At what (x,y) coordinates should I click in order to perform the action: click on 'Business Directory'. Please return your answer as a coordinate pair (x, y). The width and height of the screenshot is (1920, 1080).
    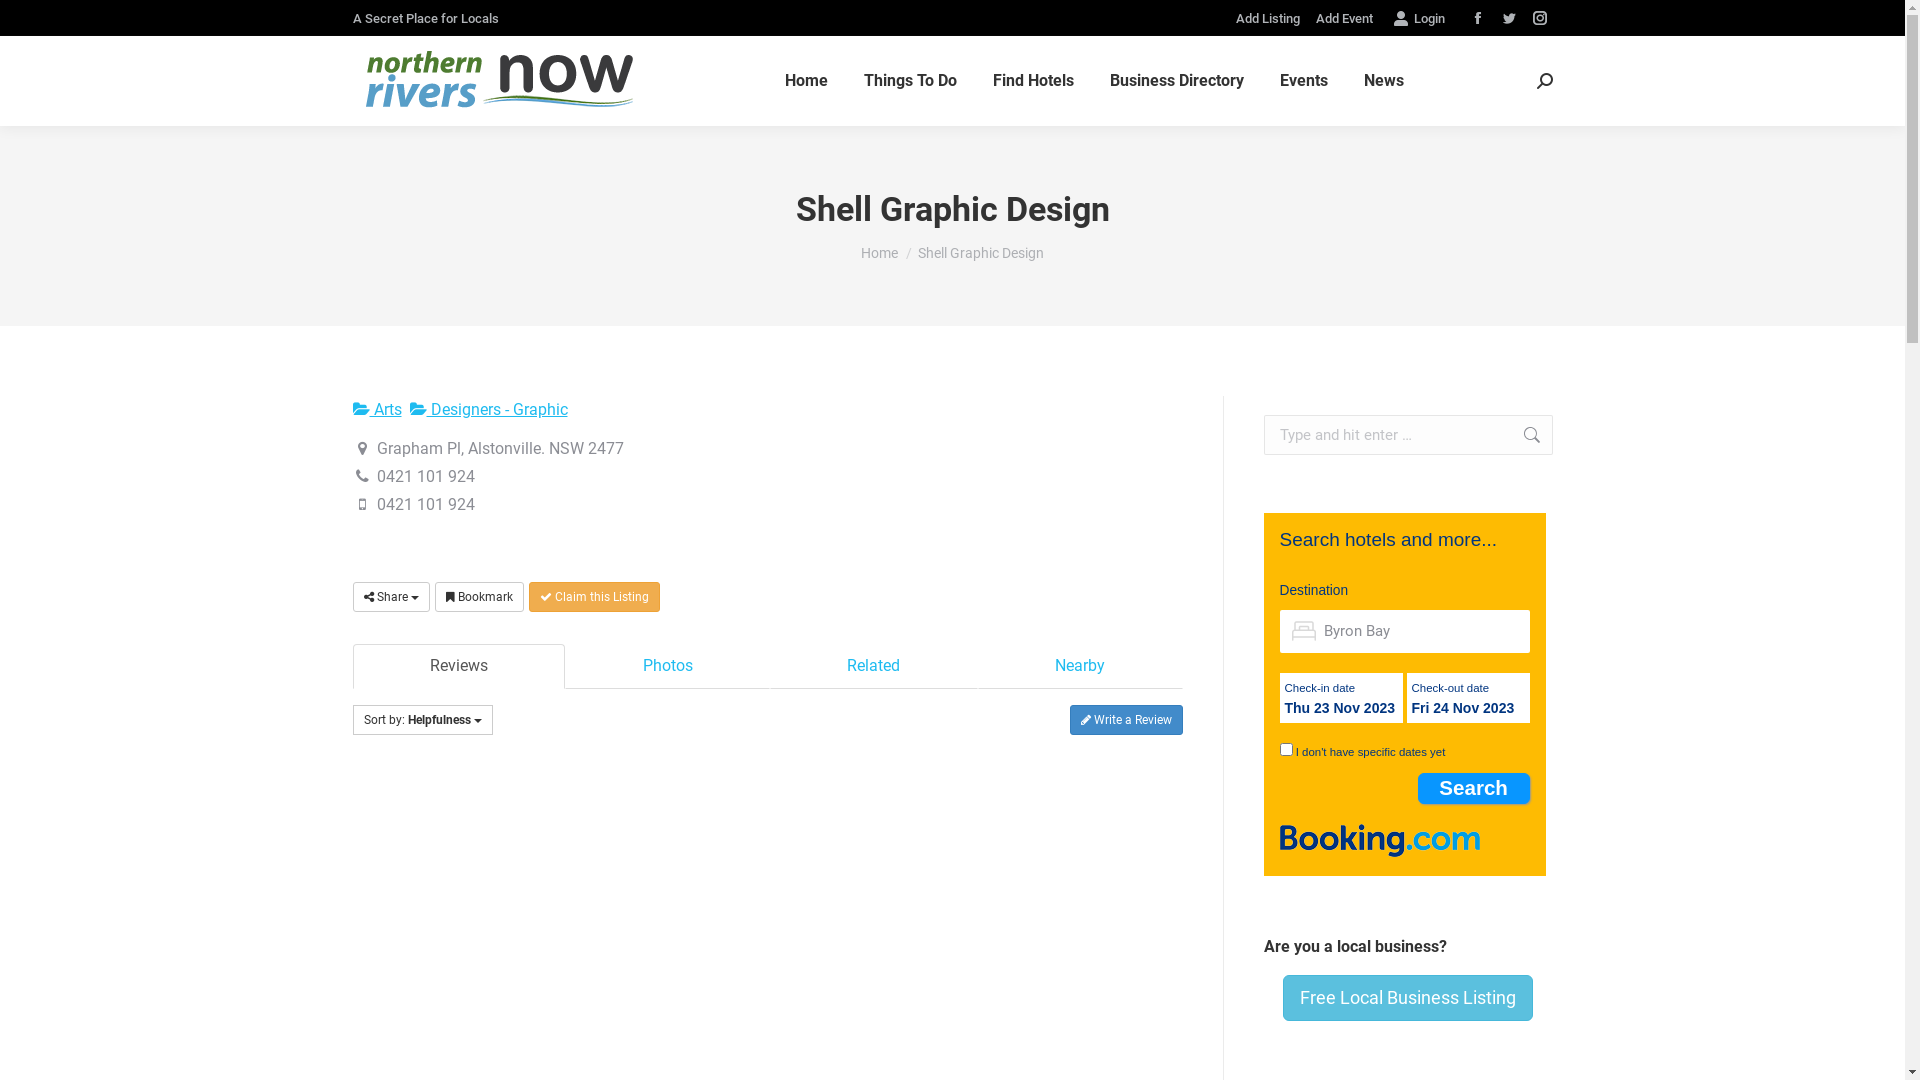
    Looking at the image, I should click on (1176, 80).